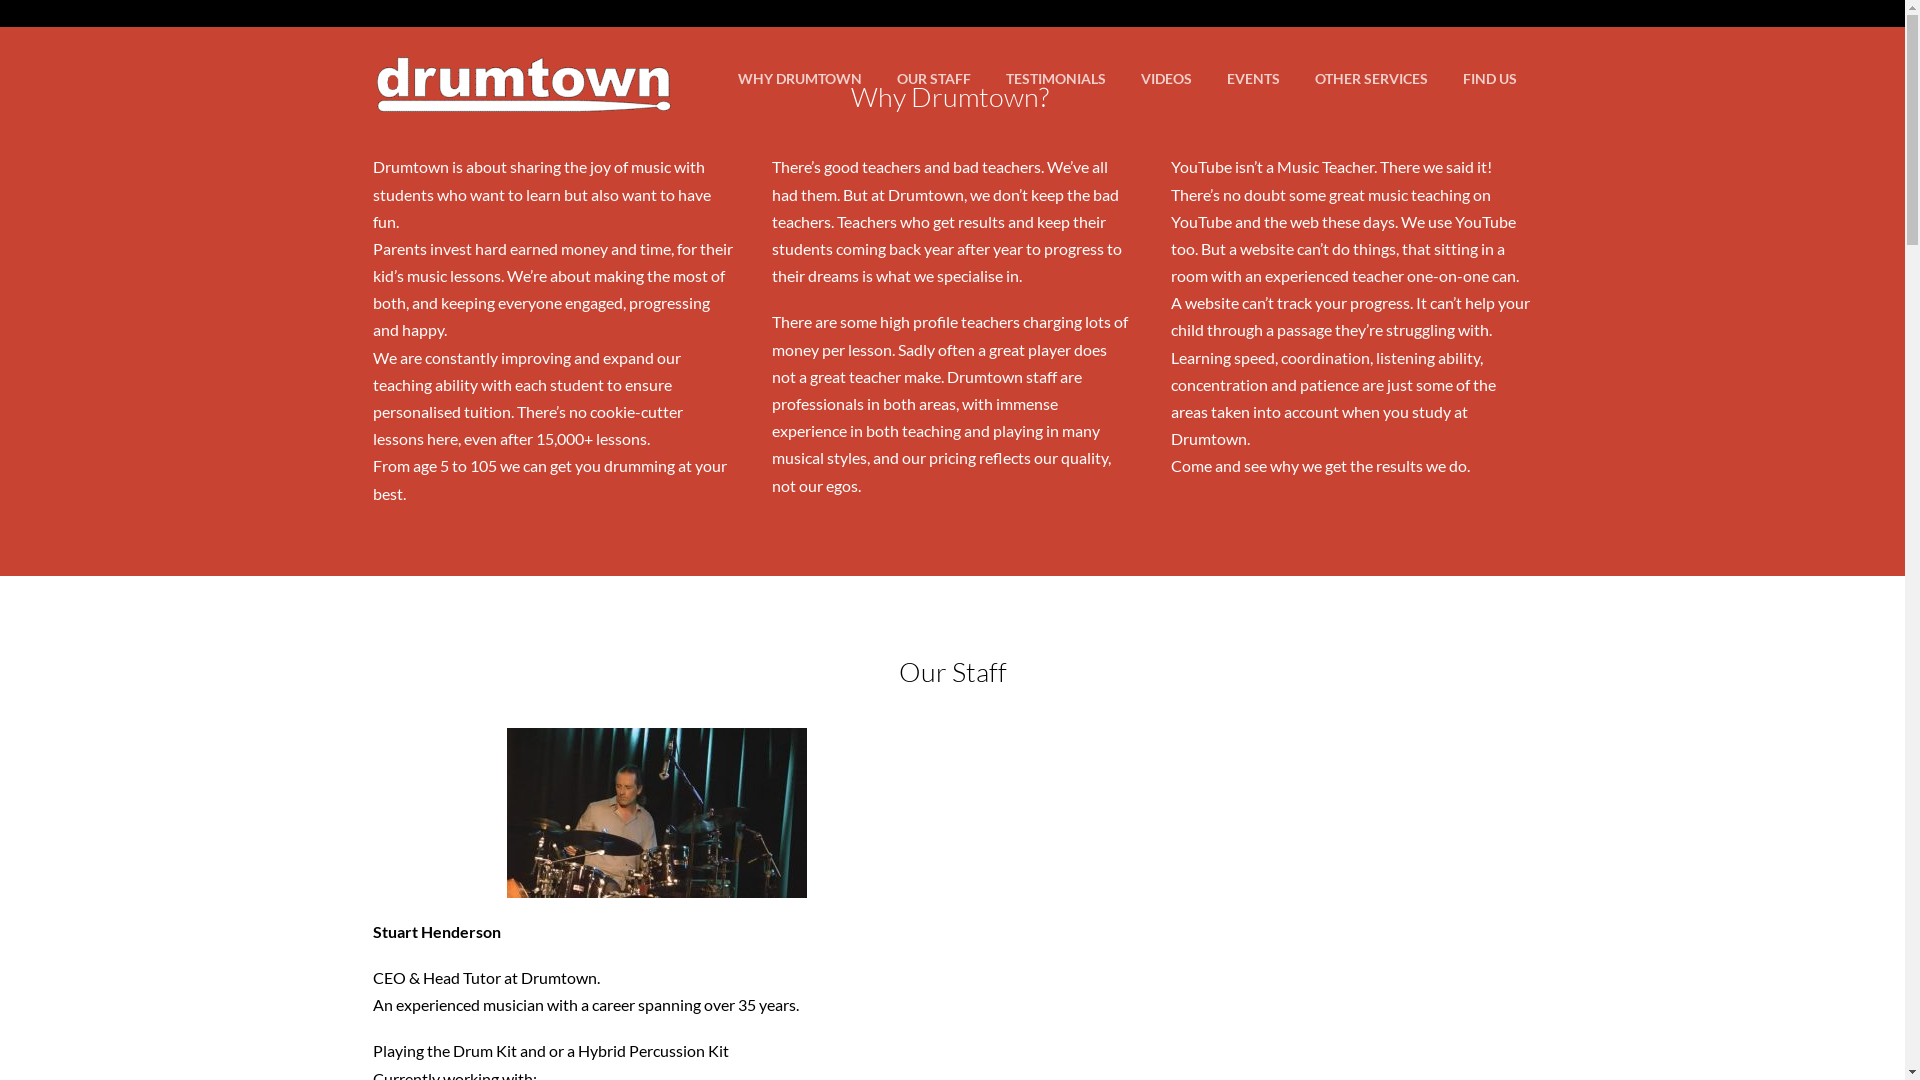  Describe the element at coordinates (800, 78) in the screenshot. I see `'WHY DRUMTOWN'` at that location.